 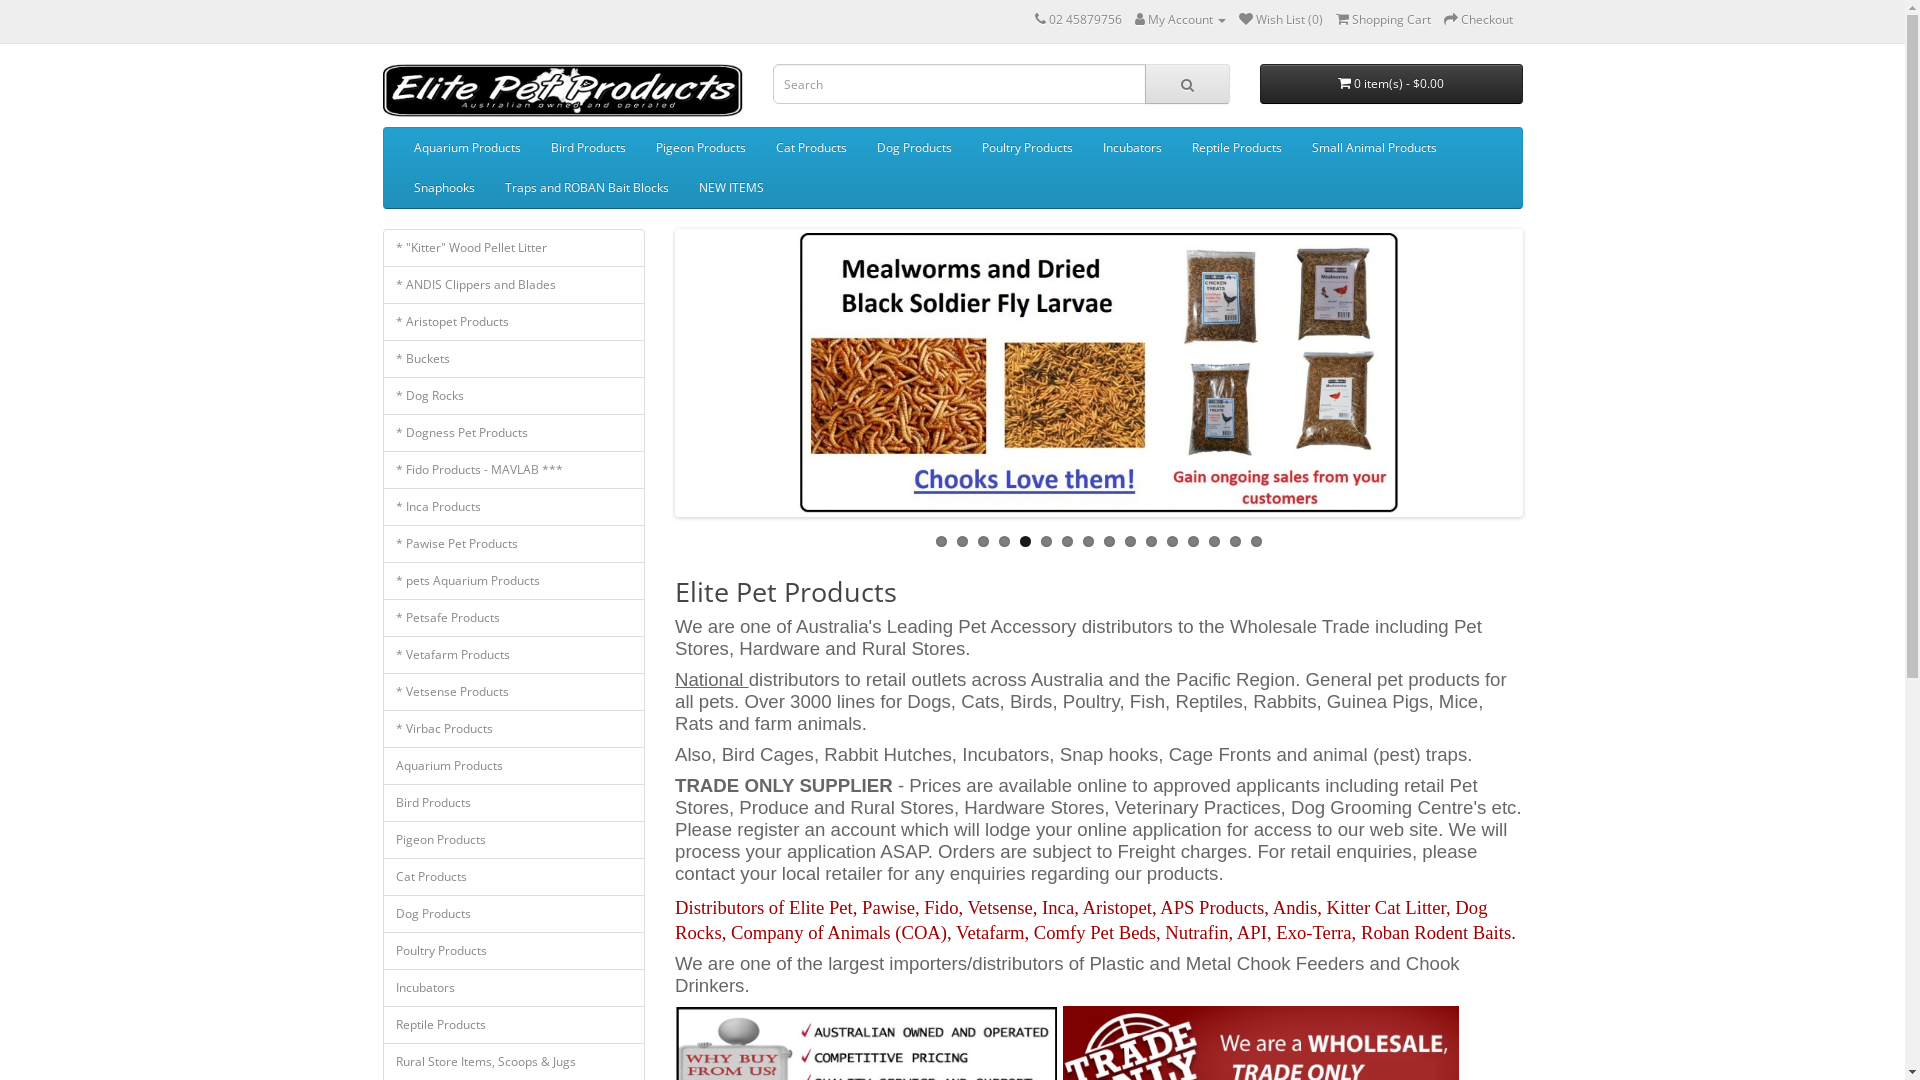 What do you see at coordinates (1335, 19) in the screenshot?
I see `'Shopping Cart'` at bounding box center [1335, 19].